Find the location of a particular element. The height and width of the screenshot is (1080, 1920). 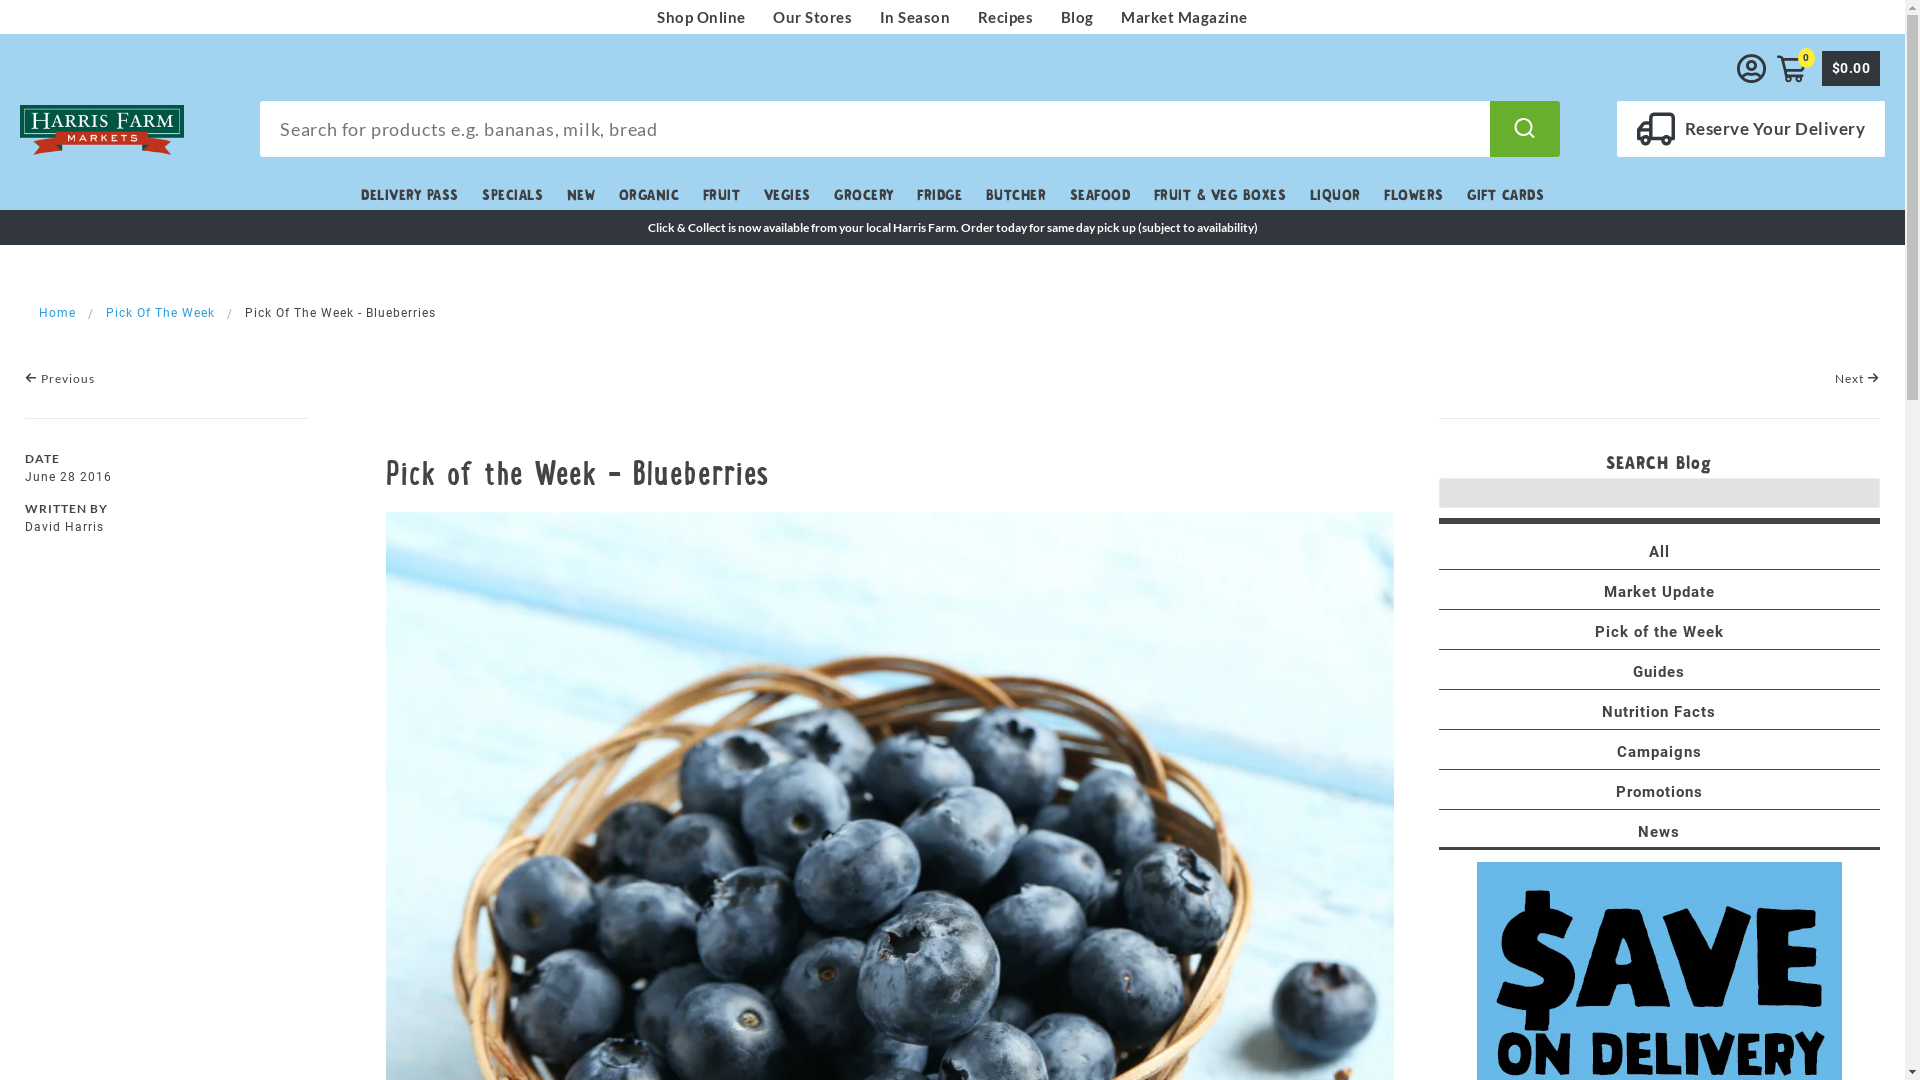

'ORGANIC' is located at coordinates (648, 195).